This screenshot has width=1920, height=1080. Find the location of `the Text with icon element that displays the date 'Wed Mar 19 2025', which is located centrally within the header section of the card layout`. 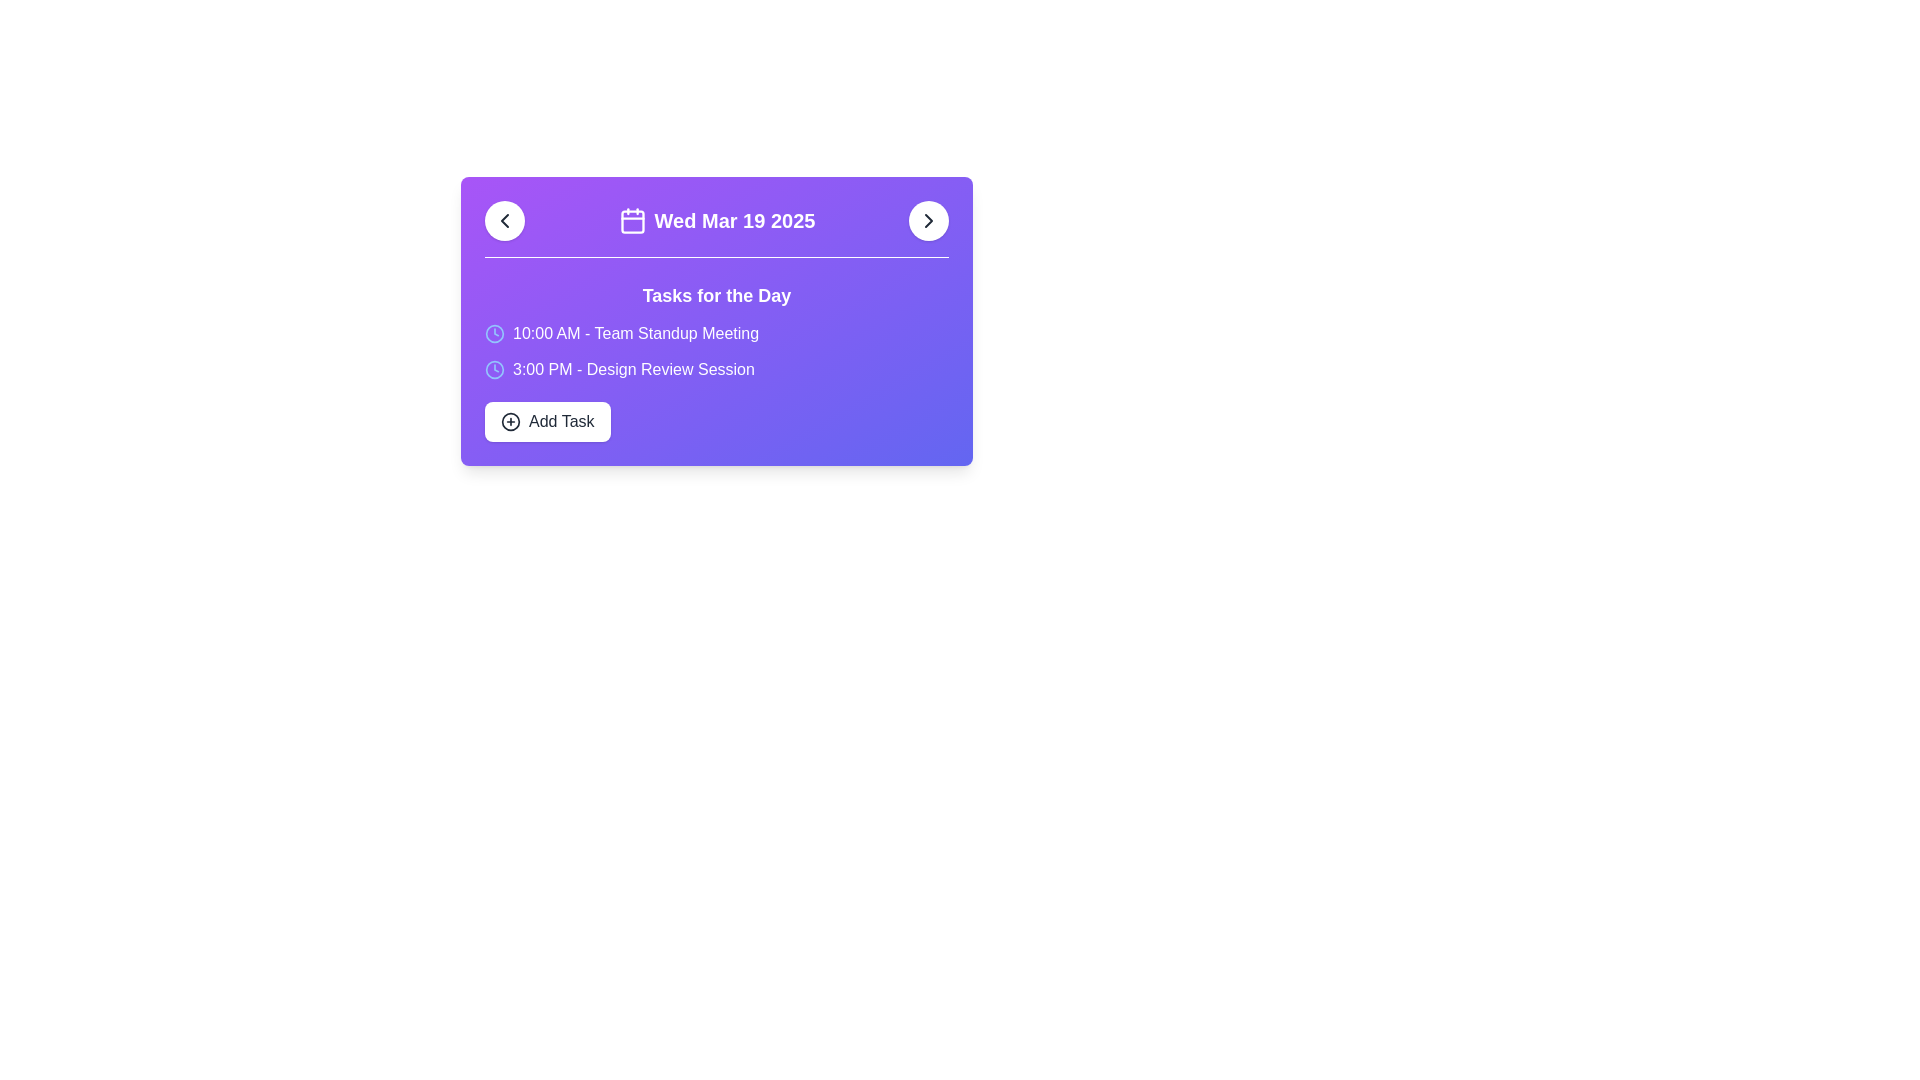

the Text with icon element that displays the date 'Wed Mar 19 2025', which is located centrally within the header section of the card layout is located at coordinates (716, 220).